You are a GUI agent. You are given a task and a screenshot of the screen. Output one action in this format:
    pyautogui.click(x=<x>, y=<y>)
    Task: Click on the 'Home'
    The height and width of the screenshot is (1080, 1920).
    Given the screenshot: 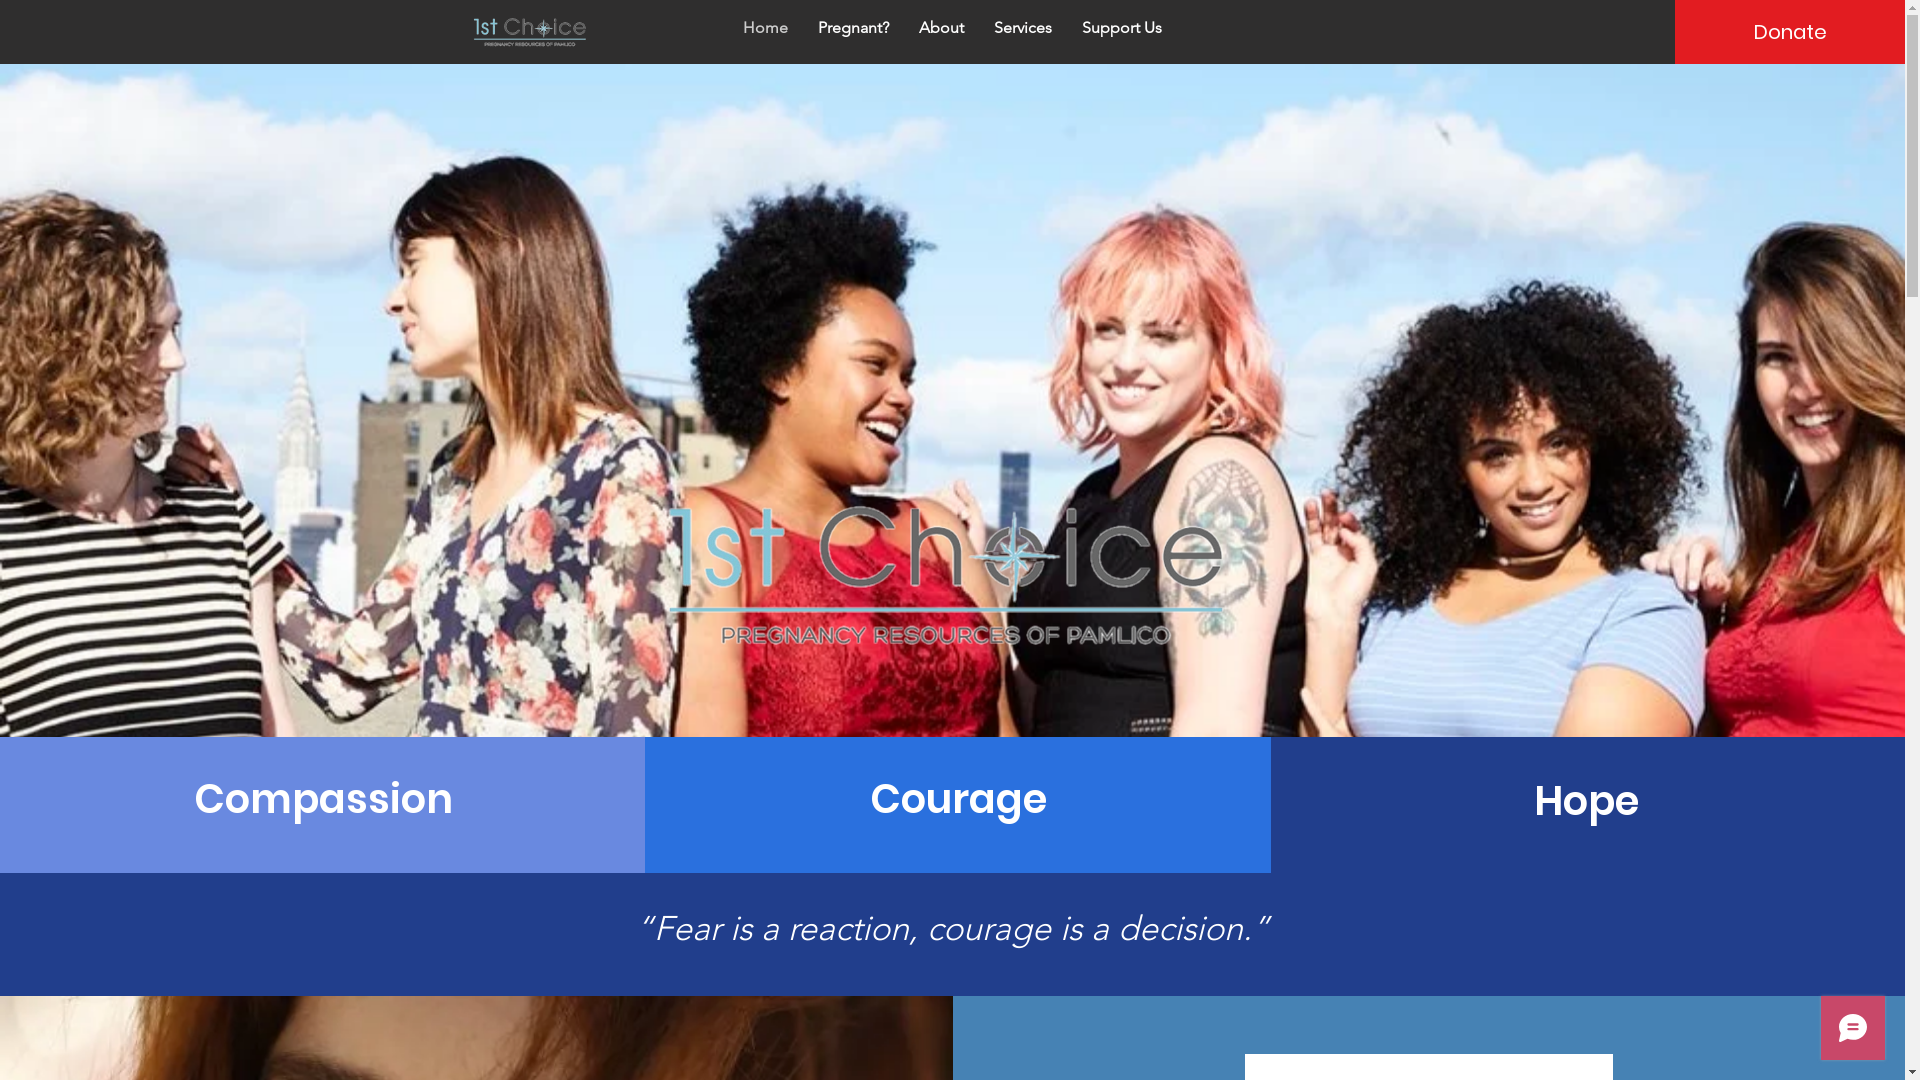 What is the action you would take?
    pyautogui.click(x=764, y=27)
    